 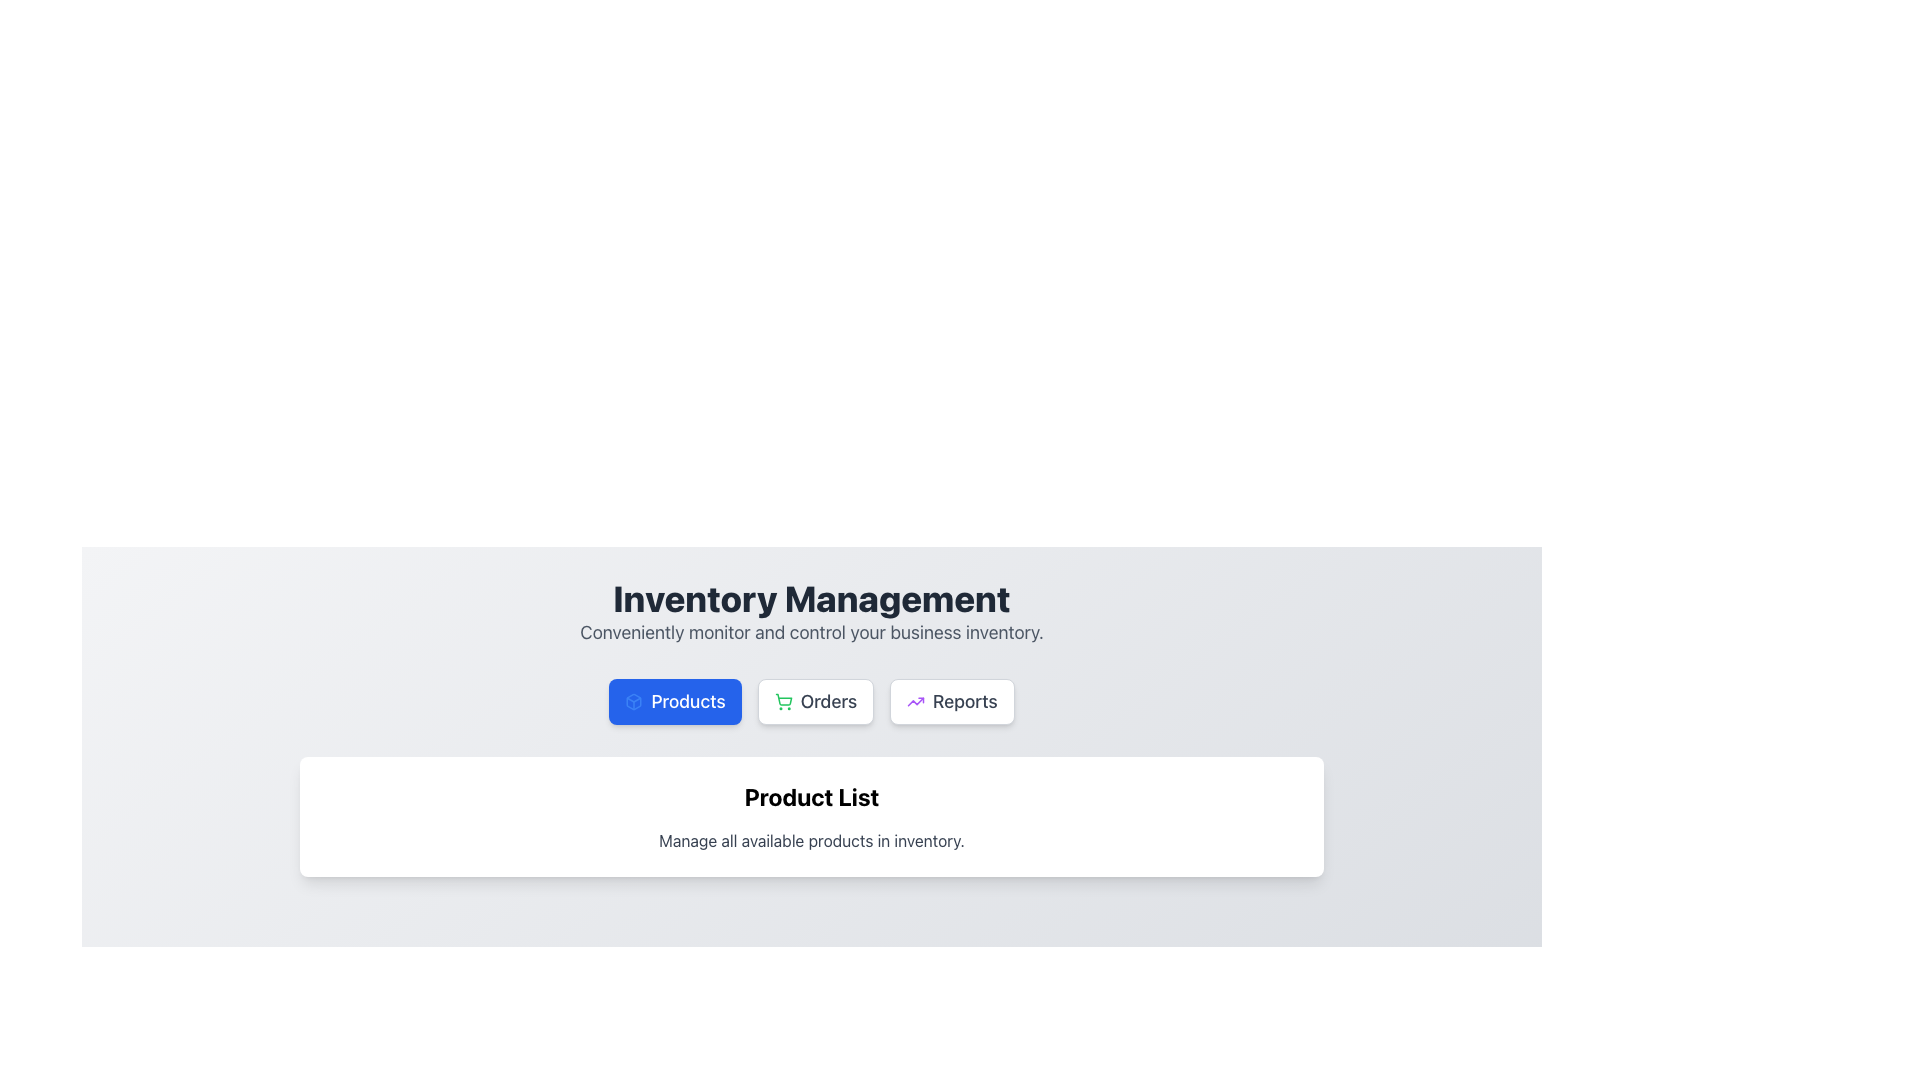 I want to click on the visual appearance of the shopping cart icon, which represents the 'Orders' button located below the 'Inventory Management' title, so click(x=782, y=701).